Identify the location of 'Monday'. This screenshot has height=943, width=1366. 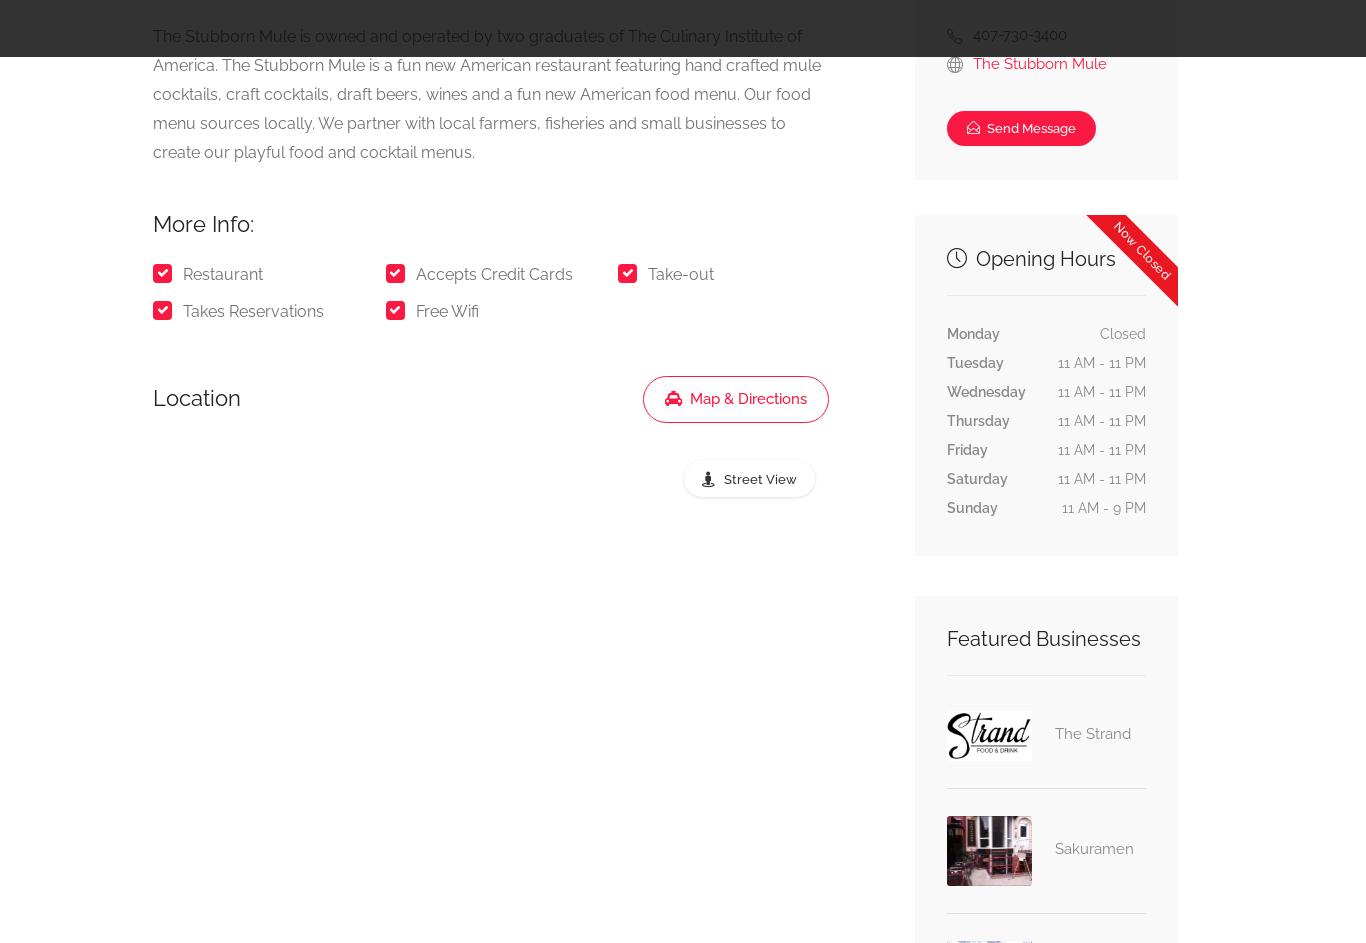
(945, 332).